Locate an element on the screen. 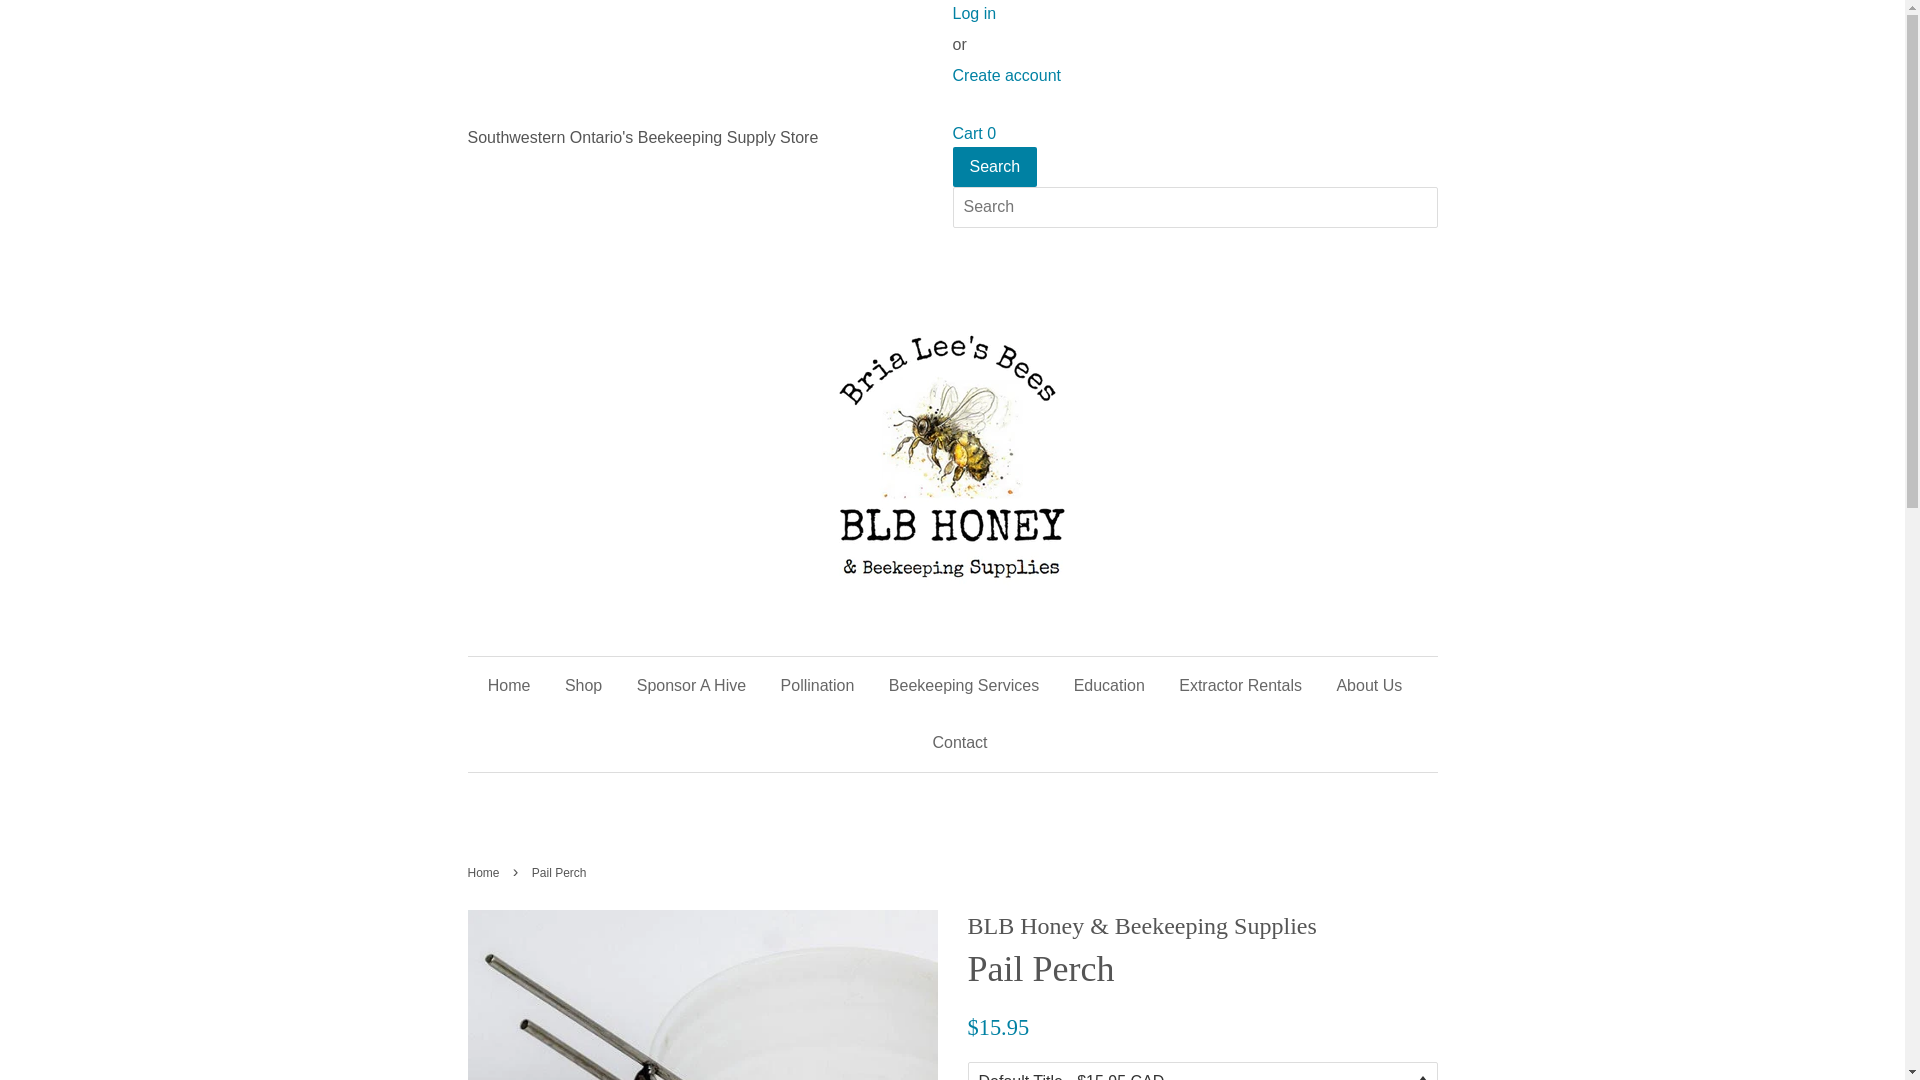 The image size is (1920, 1080). 'Home' is located at coordinates (517, 684).